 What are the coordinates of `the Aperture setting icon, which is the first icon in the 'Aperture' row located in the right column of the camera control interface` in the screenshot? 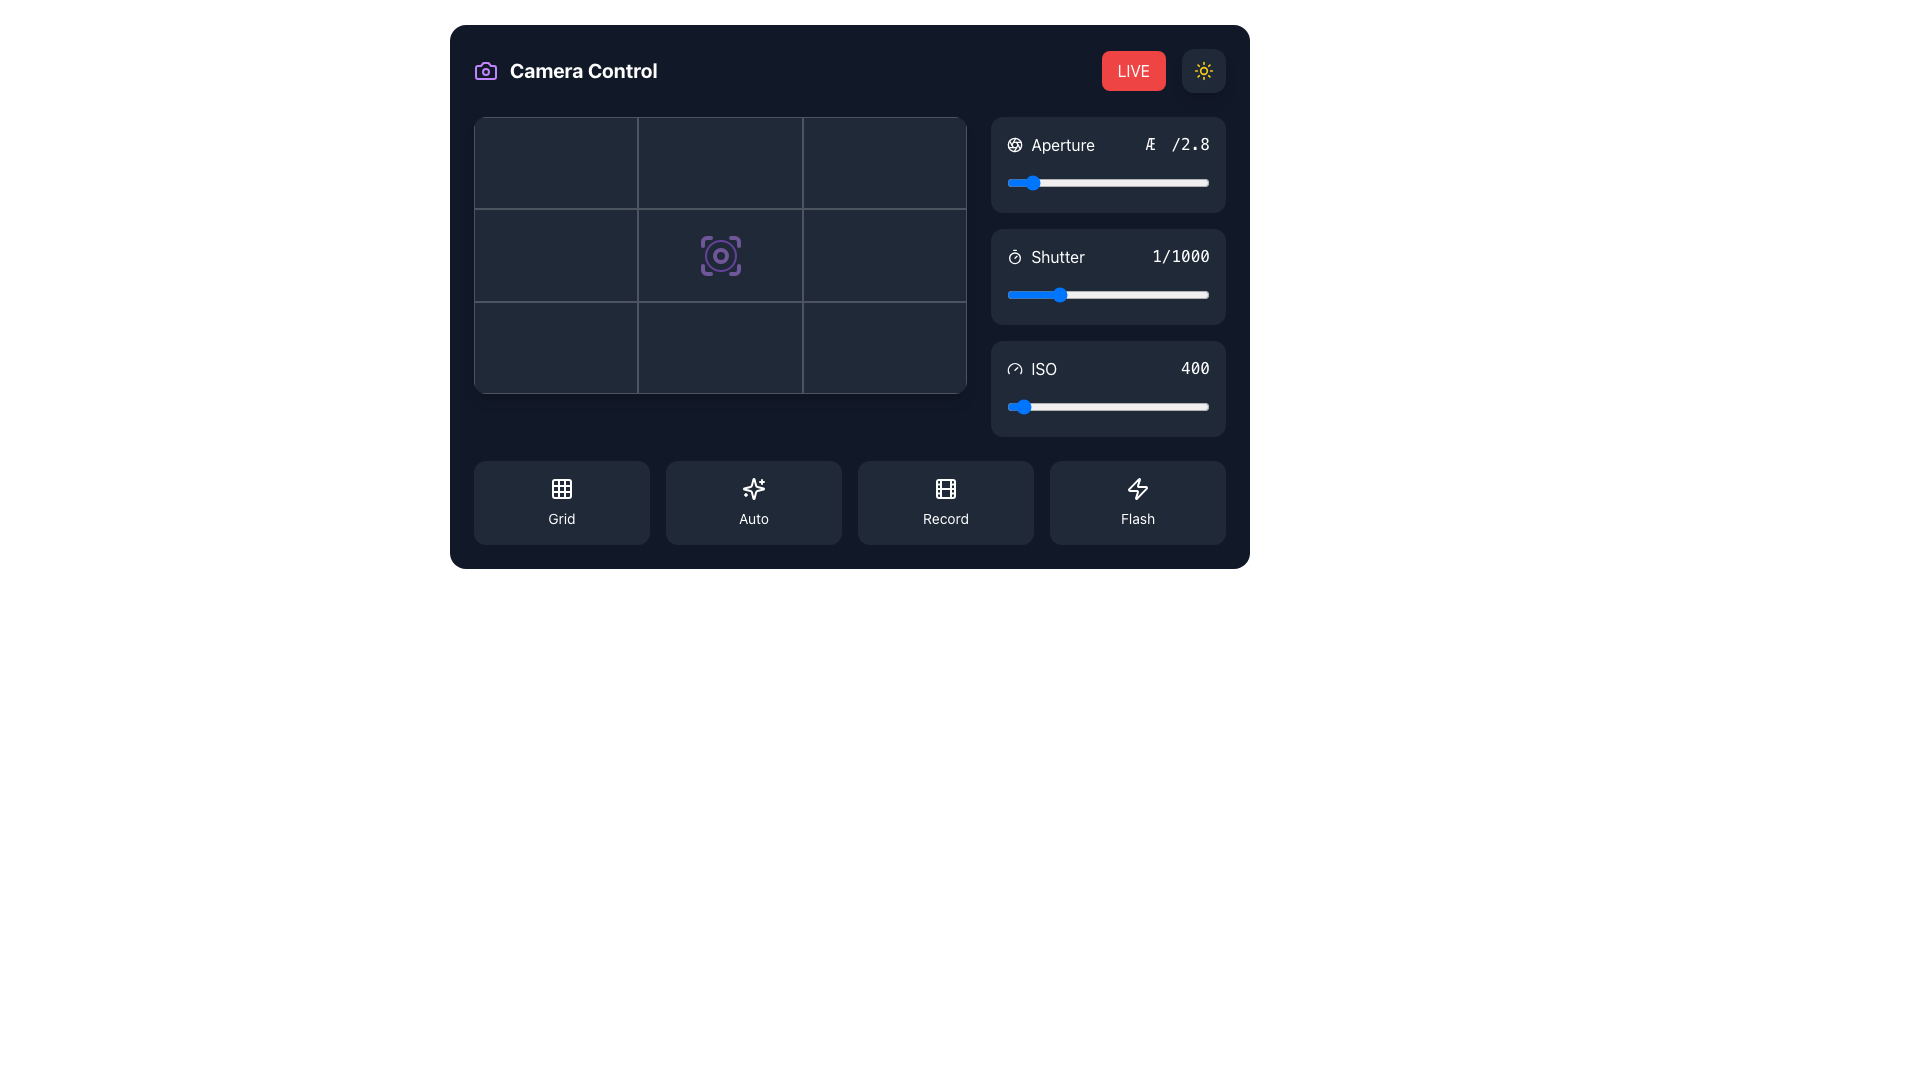 It's located at (1015, 144).